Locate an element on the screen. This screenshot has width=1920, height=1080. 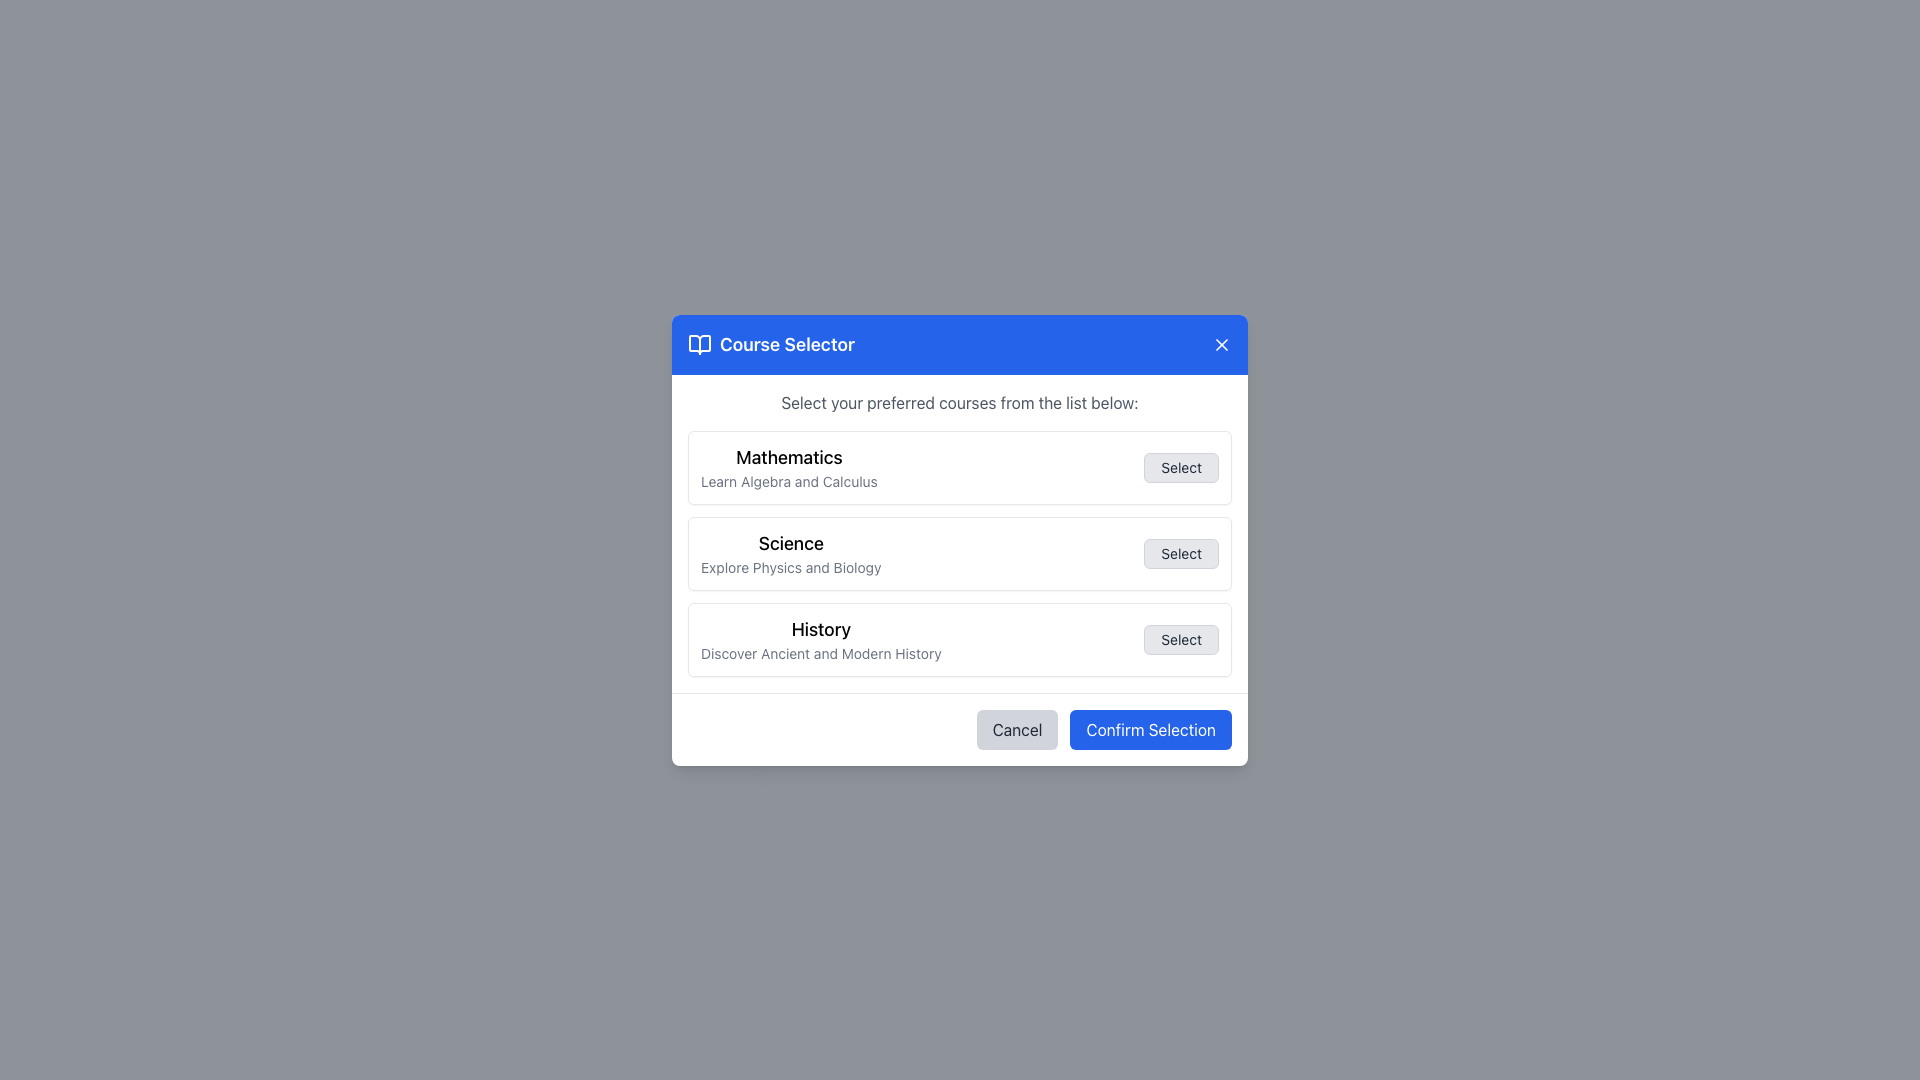
the text label providing a description for the 'History' course option located below the 'History' title in the course list is located at coordinates (821, 653).